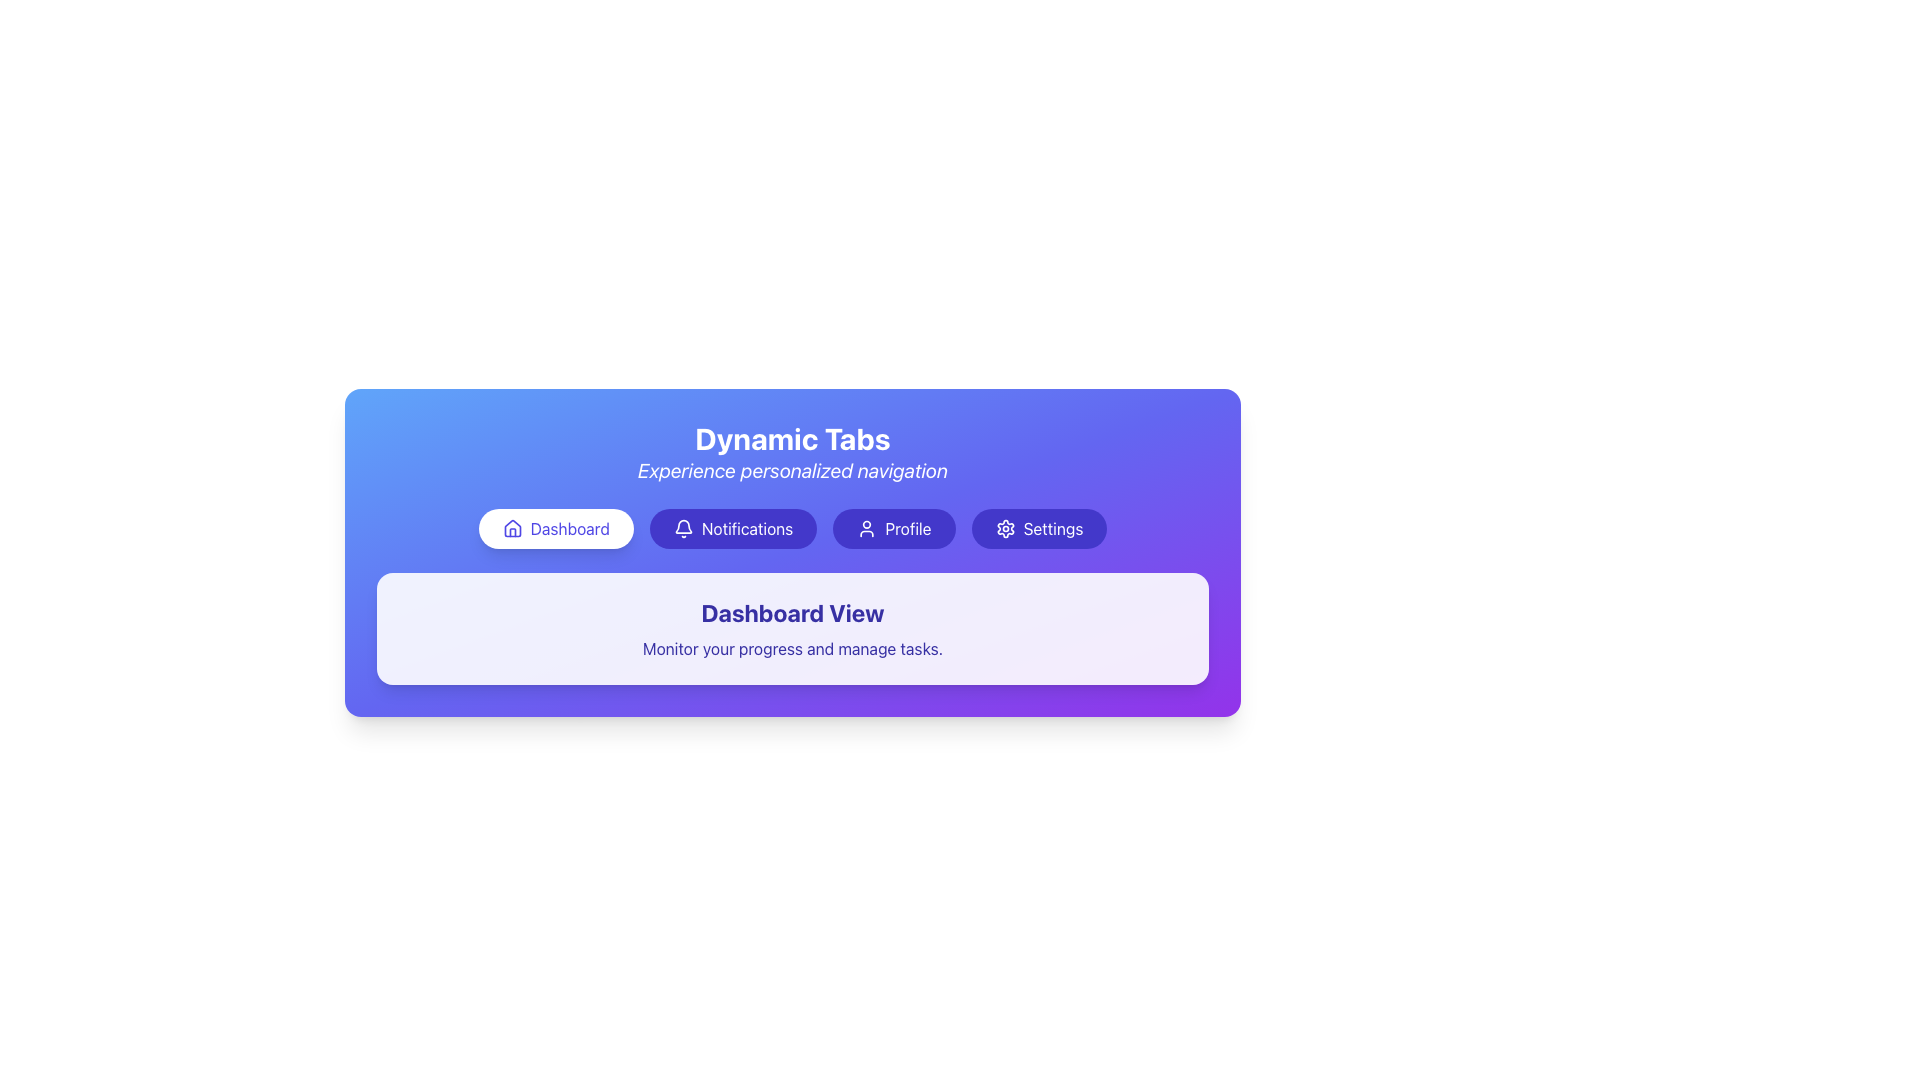 This screenshot has height=1080, width=1920. I want to click on the Text Display element featuring the title 'Dynamic Tabs' in bold and large font and the subtitle 'Experience personalized navigation' in italic and smaller font, which is centrally aligned and displayed in white on a gradient background, so click(791, 452).